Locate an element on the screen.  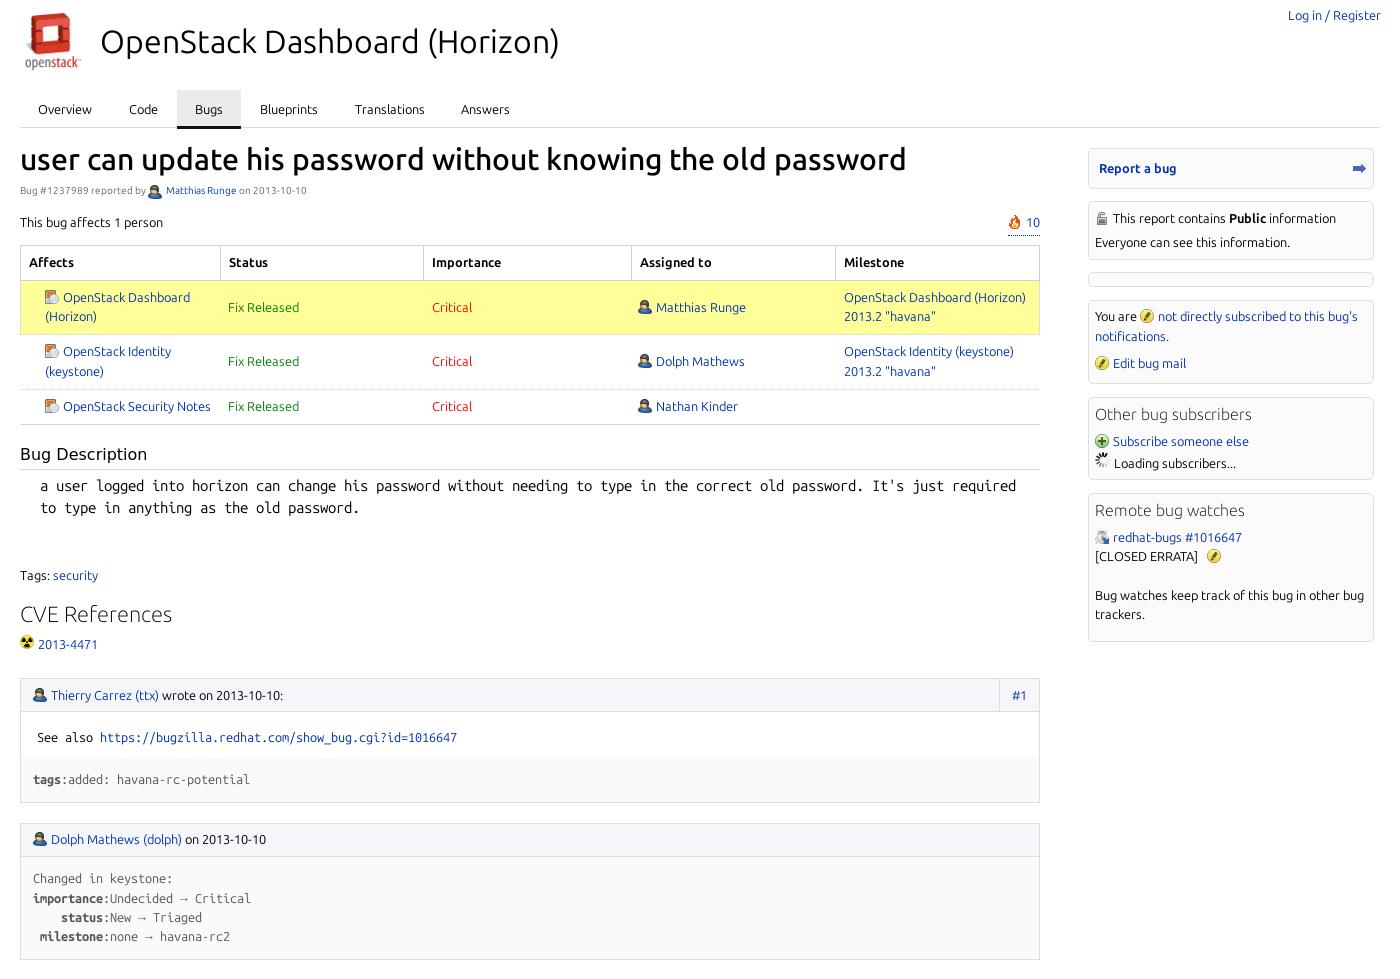
'com/show_' is located at coordinates (267, 735).